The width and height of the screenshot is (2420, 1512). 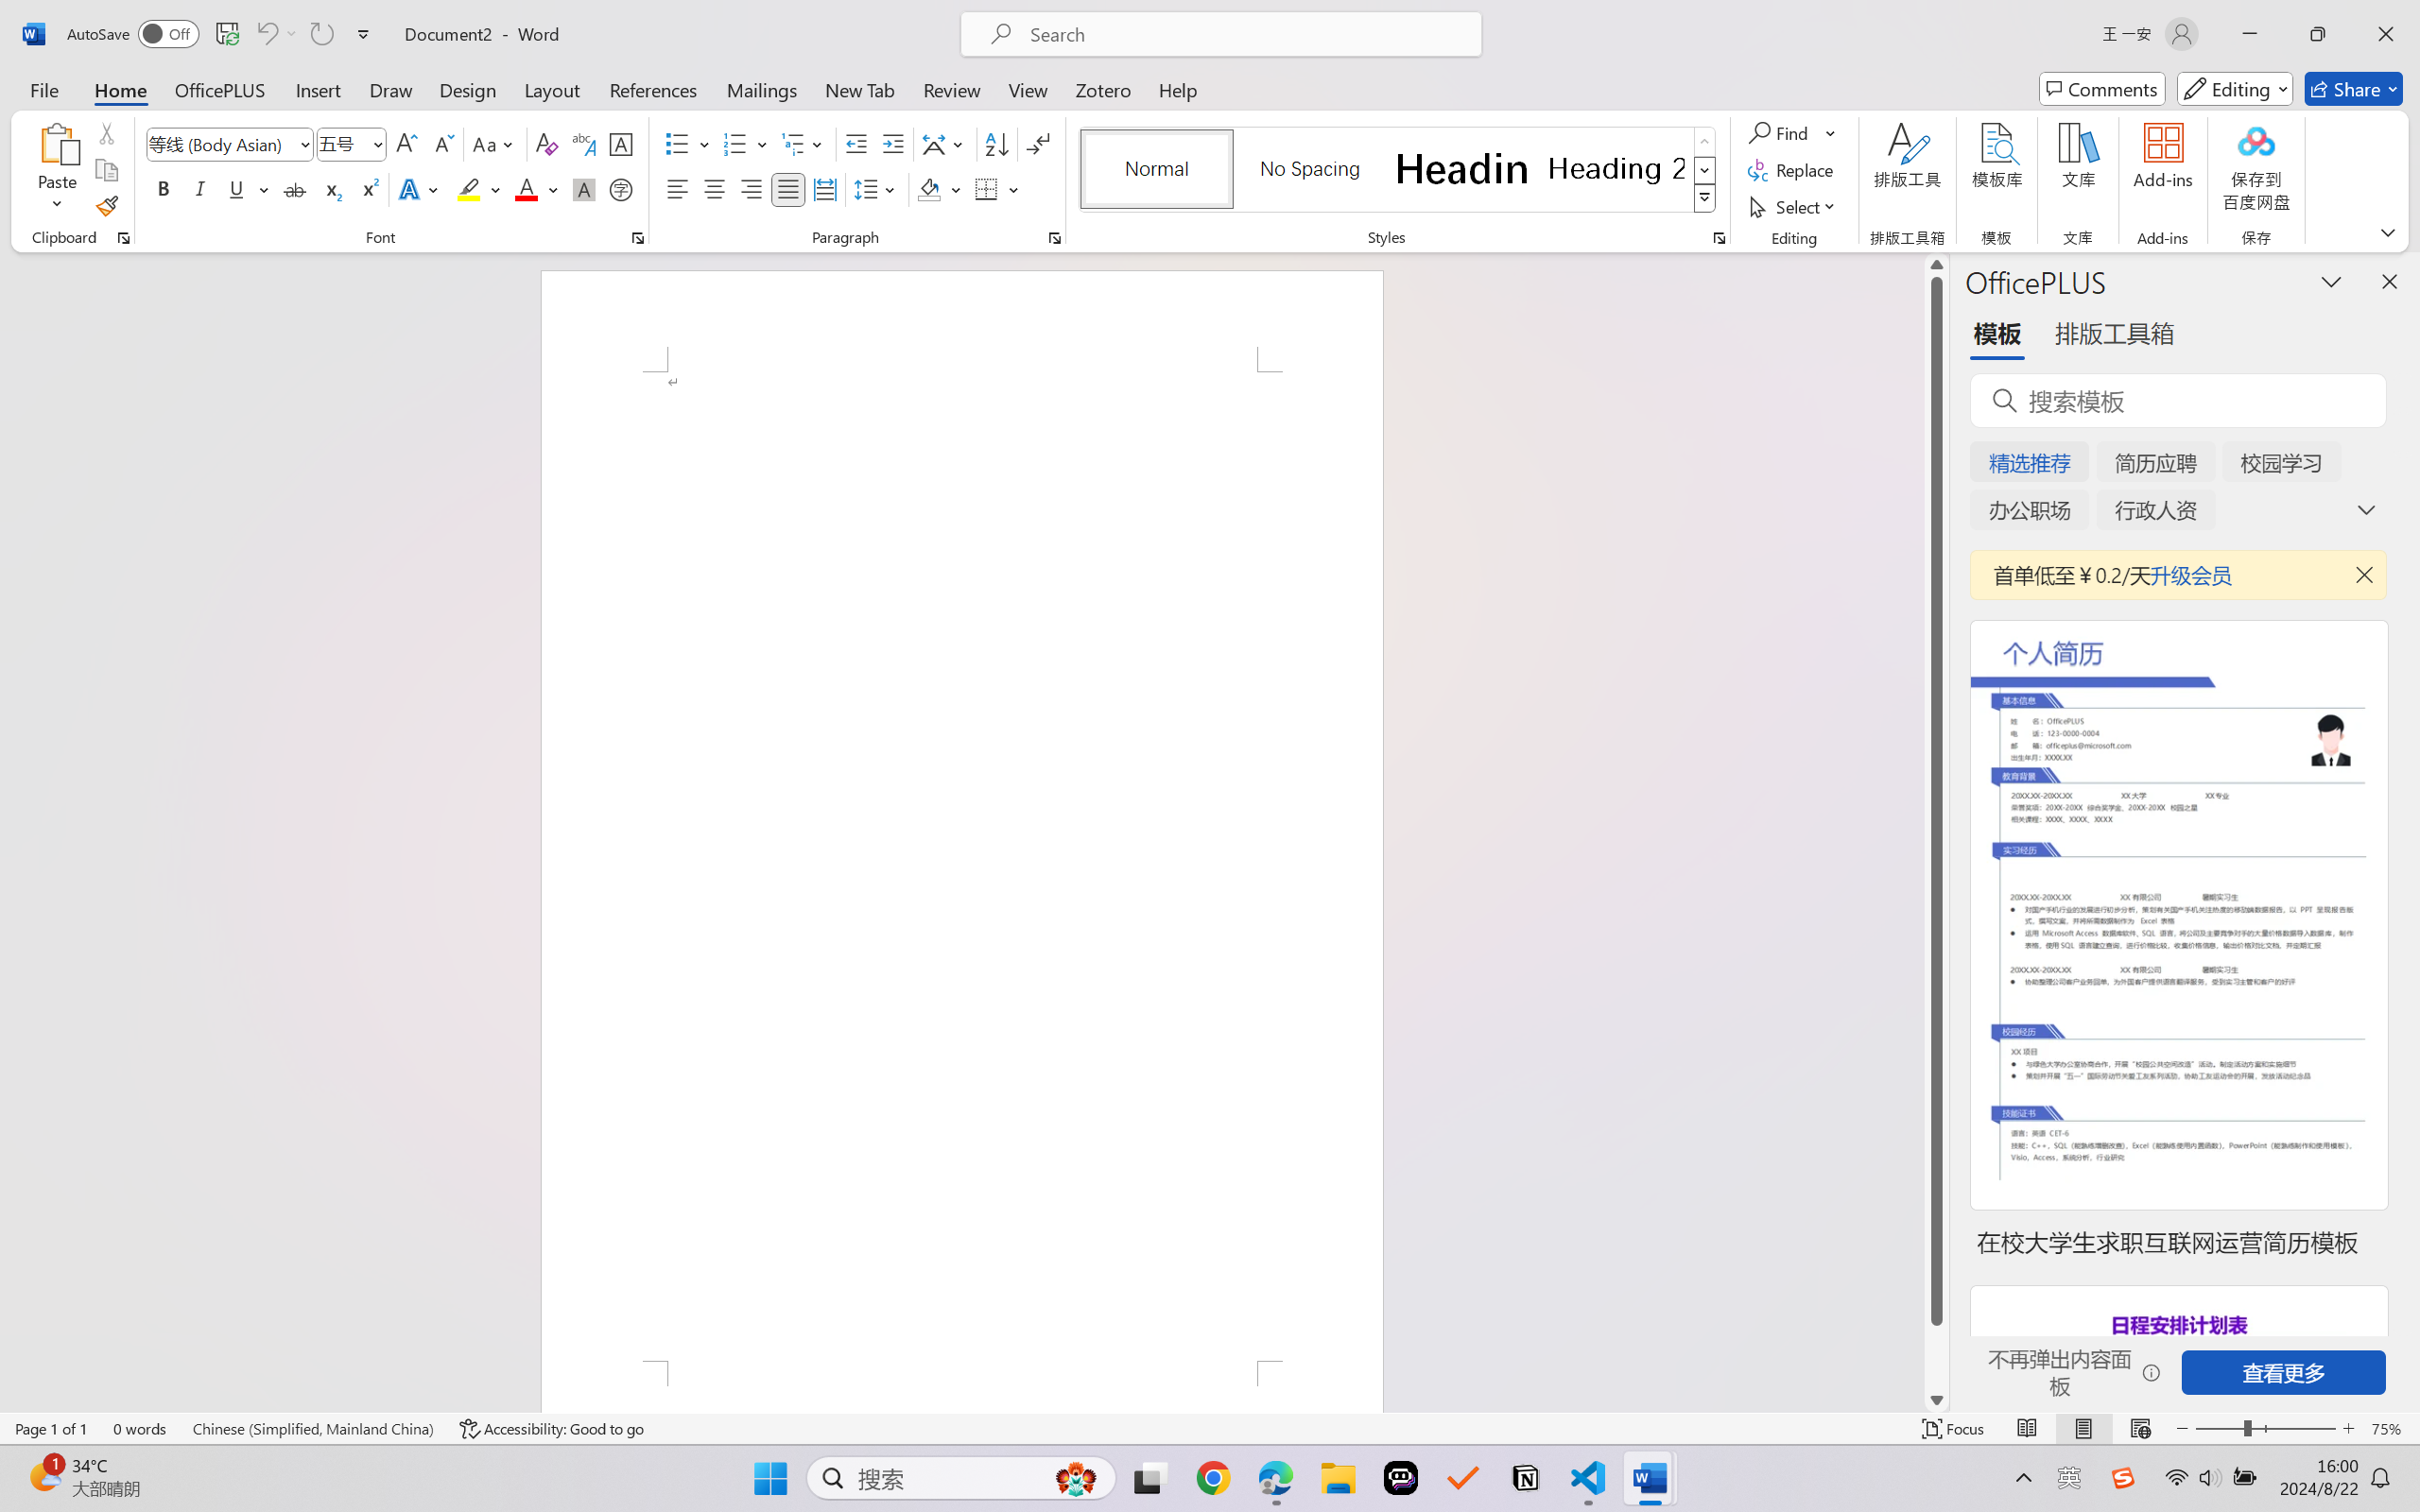 What do you see at coordinates (467, 88) in the screenshot?
I see `'Design'` at bounding box center [467, 88].